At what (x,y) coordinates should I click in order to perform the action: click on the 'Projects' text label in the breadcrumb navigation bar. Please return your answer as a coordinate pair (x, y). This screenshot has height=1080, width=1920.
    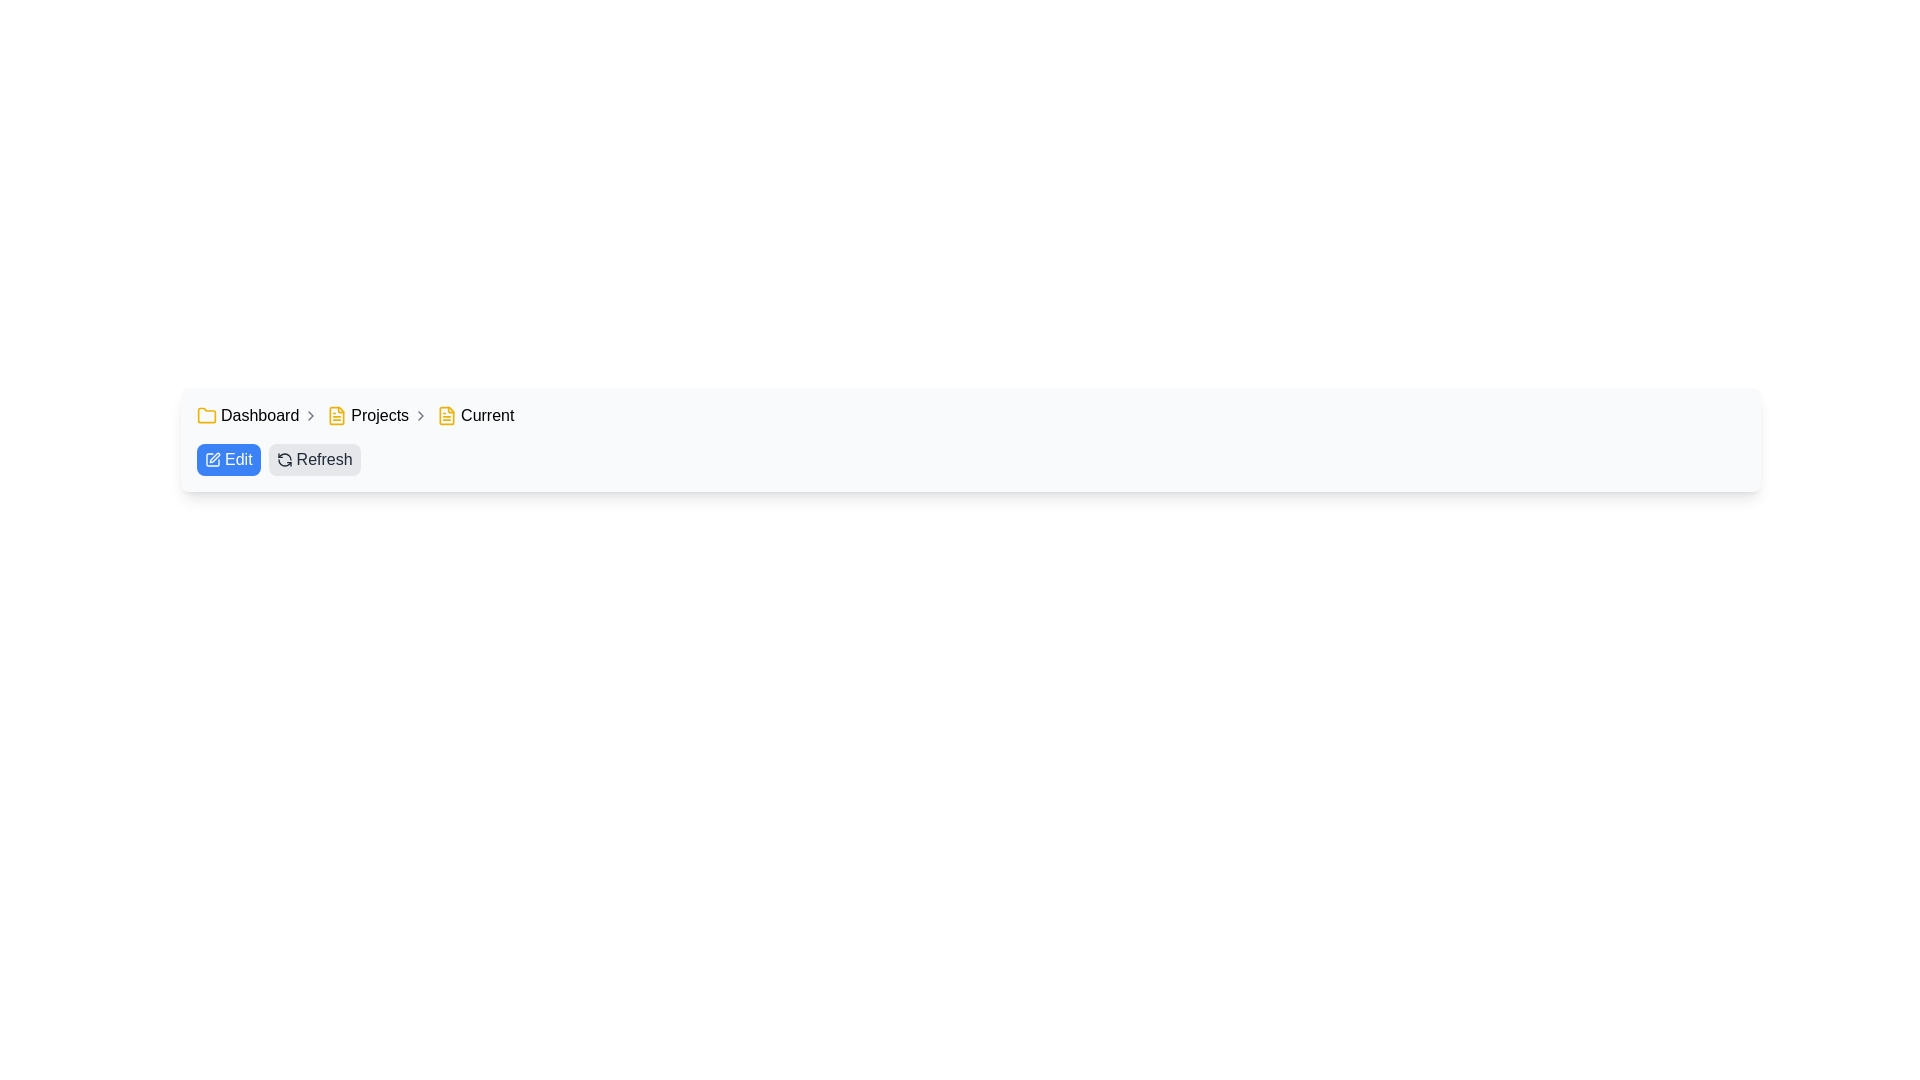
    Looking at the image, I should click on (380, 415).